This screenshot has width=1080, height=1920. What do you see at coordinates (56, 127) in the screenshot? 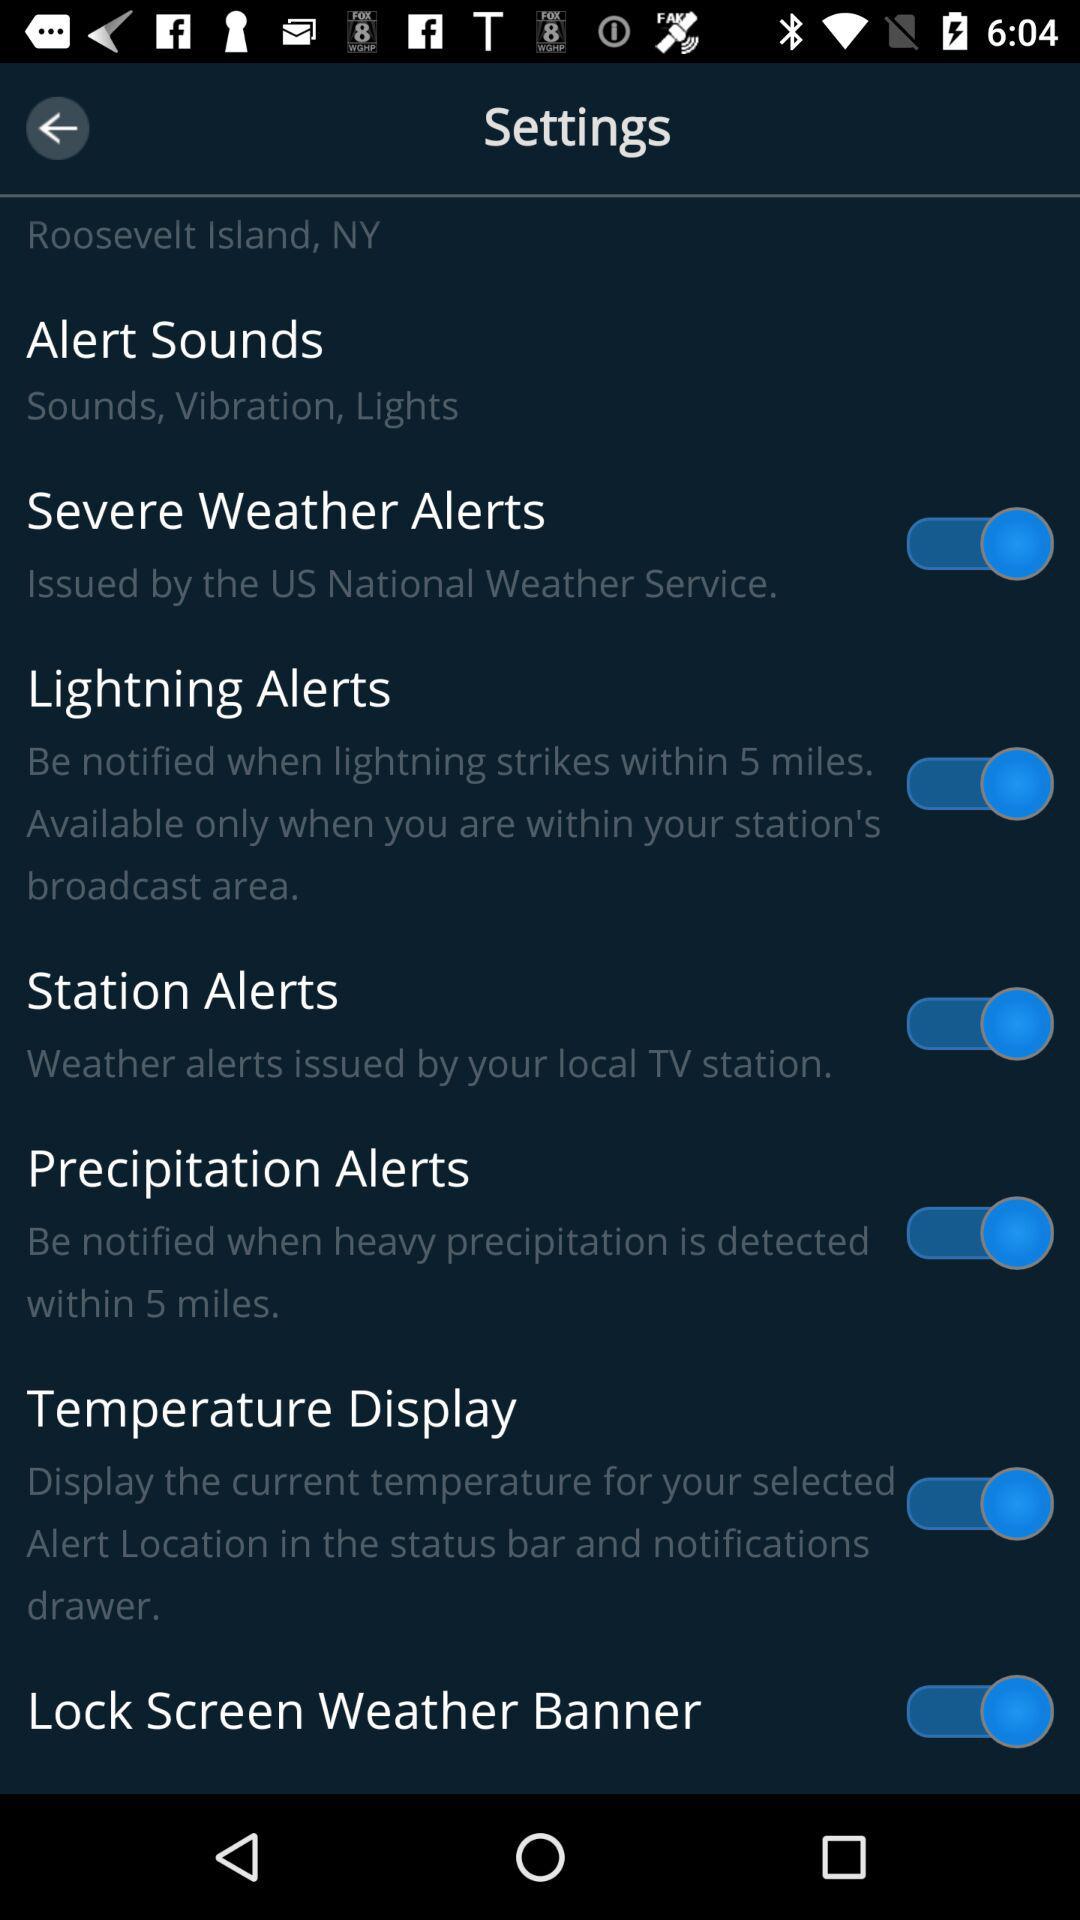
I see `the arrow_backward icon` at bounding box center [56, 127].